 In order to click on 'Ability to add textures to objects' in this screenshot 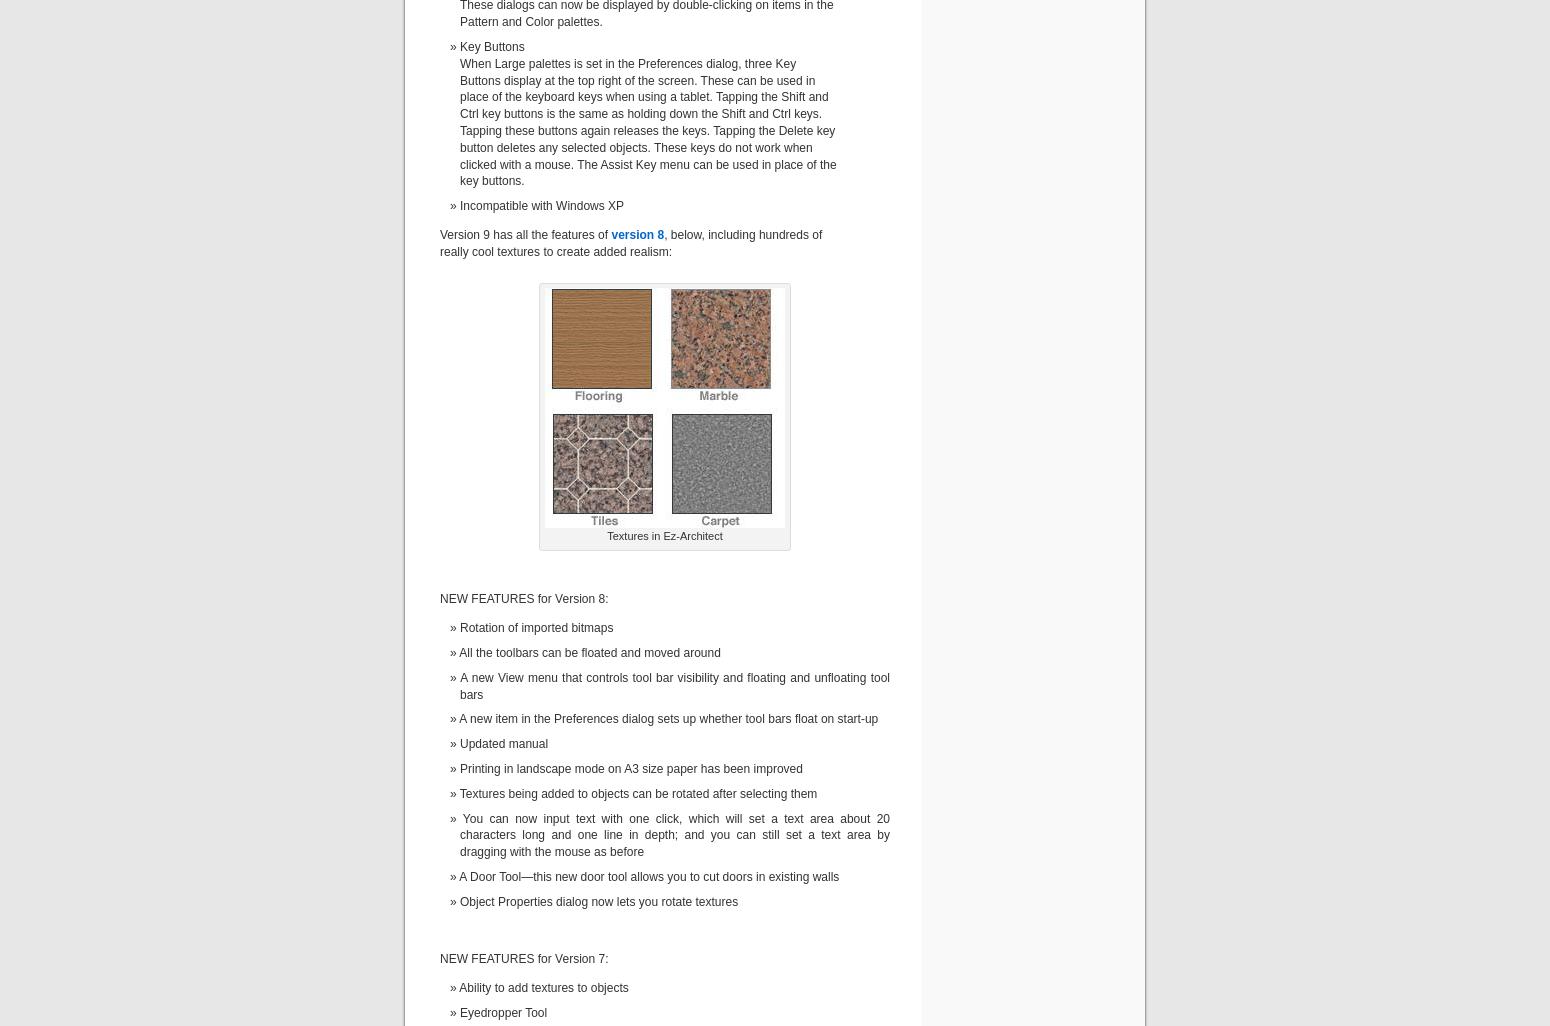, I will do `click(542, 987)`.